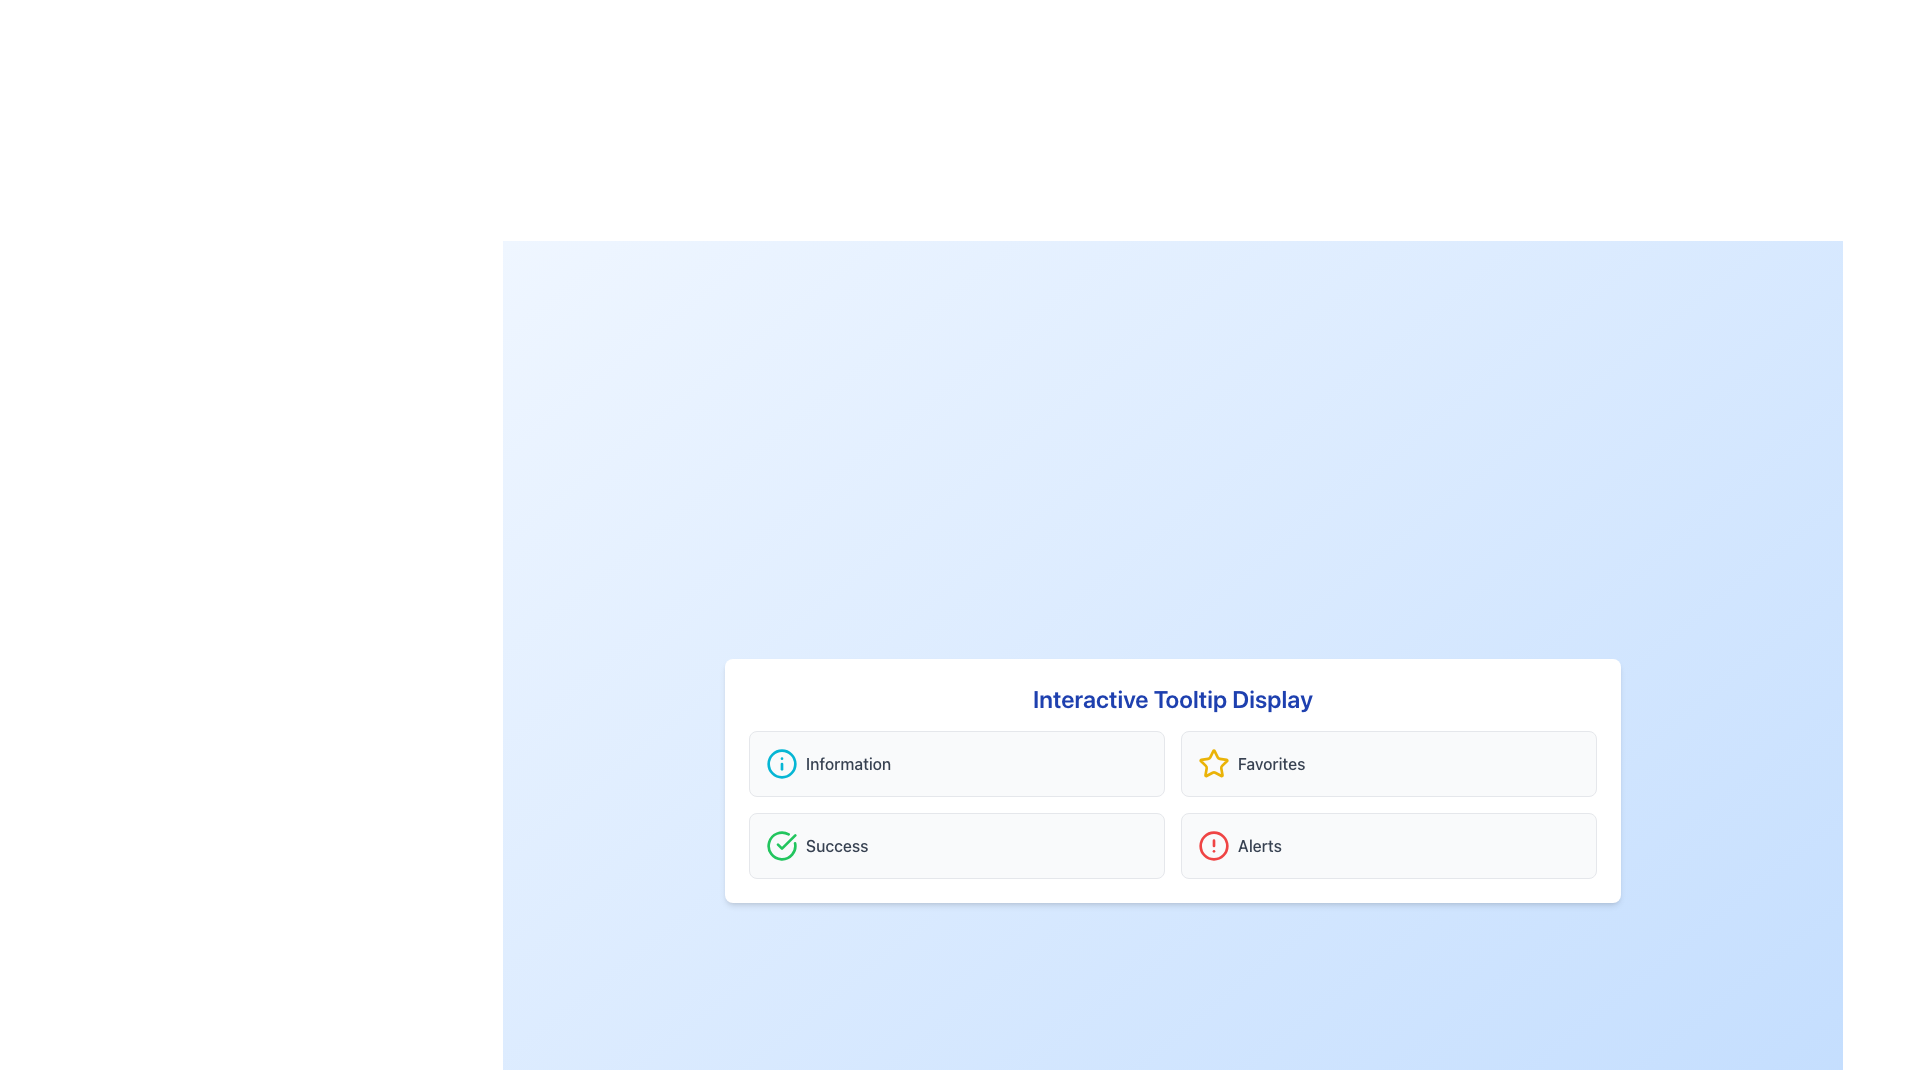 This screenshot has width=1920, height=1080. Describe the element at coordinates (781, 763) in the screenshot. I see `the circular icon with a cyan-colored outline and an 'i' symbol inside, located in the top-left cell of a four-cell grid layout adjacent to the 'Information' label` at that location.